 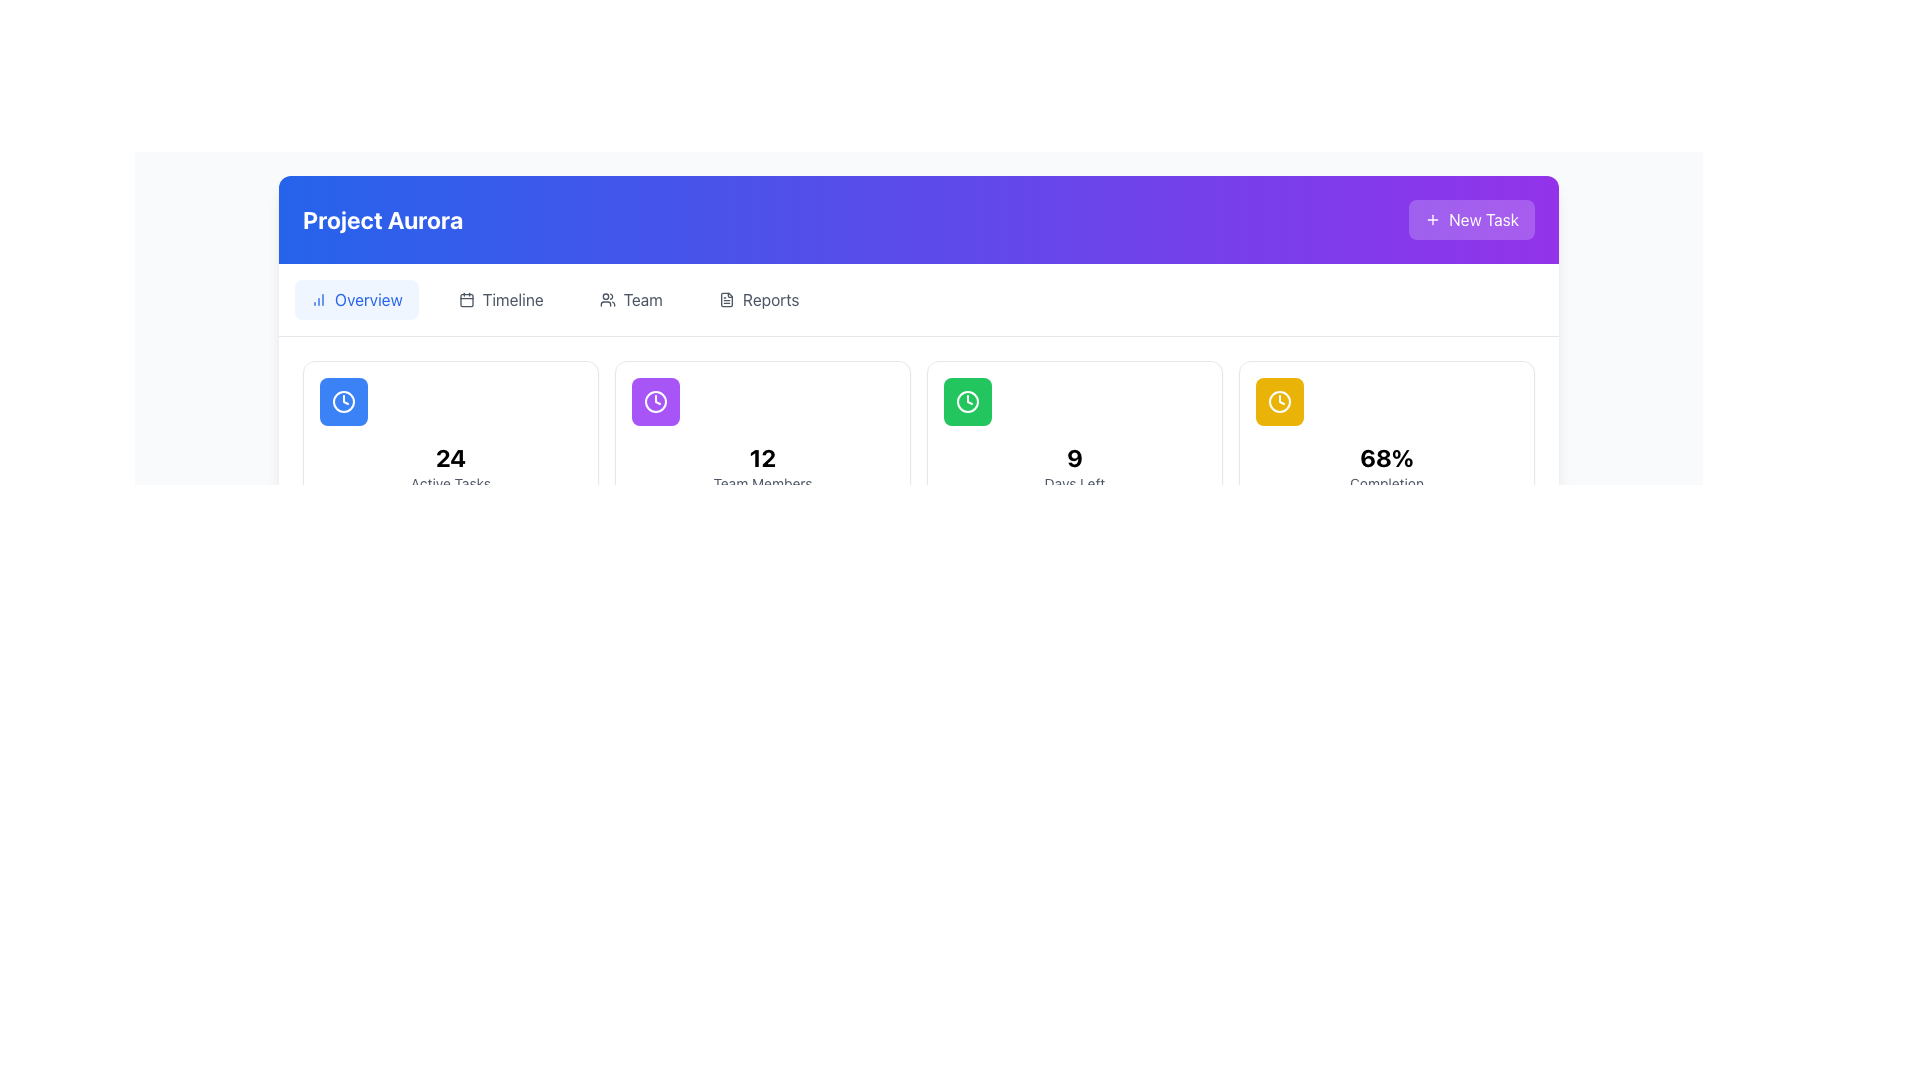 I want to click on the text 'Team' in the upper menu bar, so click(x=643, y=300).